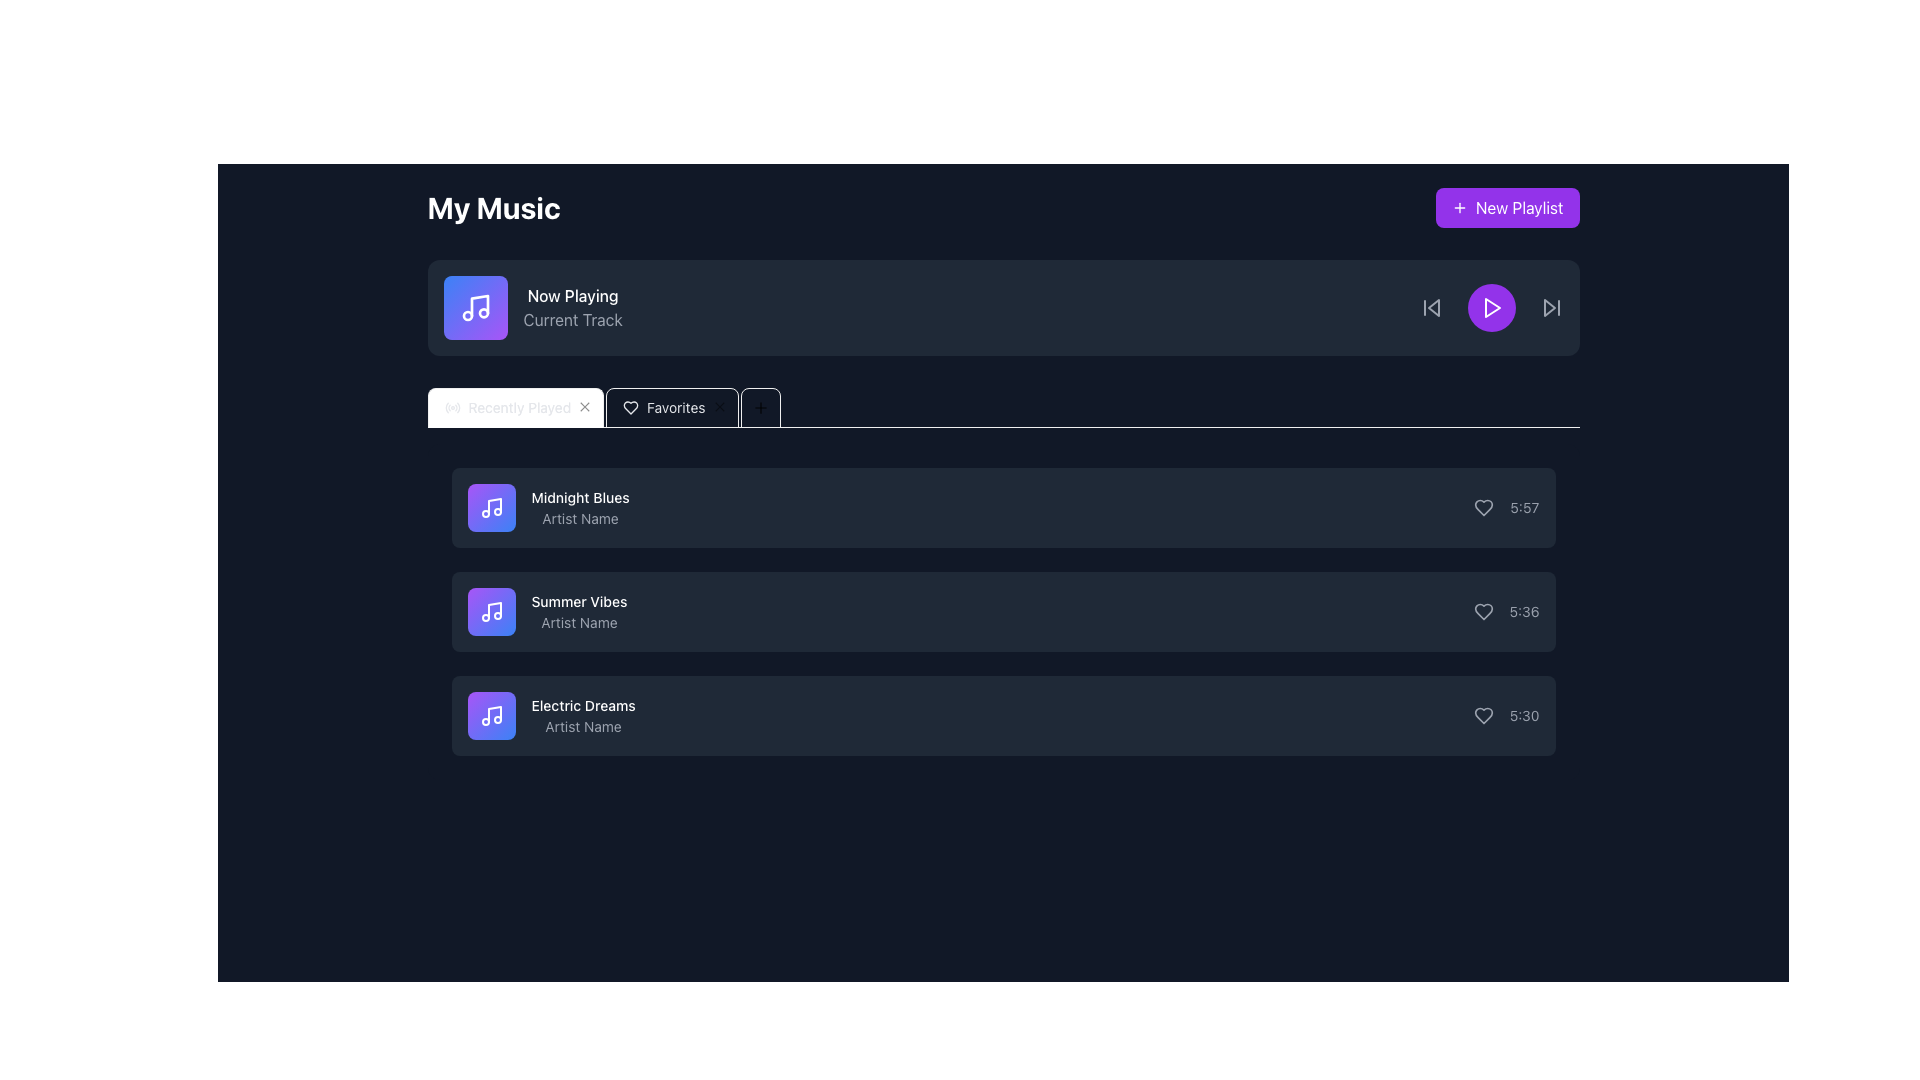 The width and height of the screenshot is (1920, 1080). What do you see at coordinates (630, 407) in the screenshot?
I see `the favorite status icon located to the left of the 'Favorites' text in the music player's playlist interface, which is positioned below the 'Recently Played' area` at bounding box center [630, 407].